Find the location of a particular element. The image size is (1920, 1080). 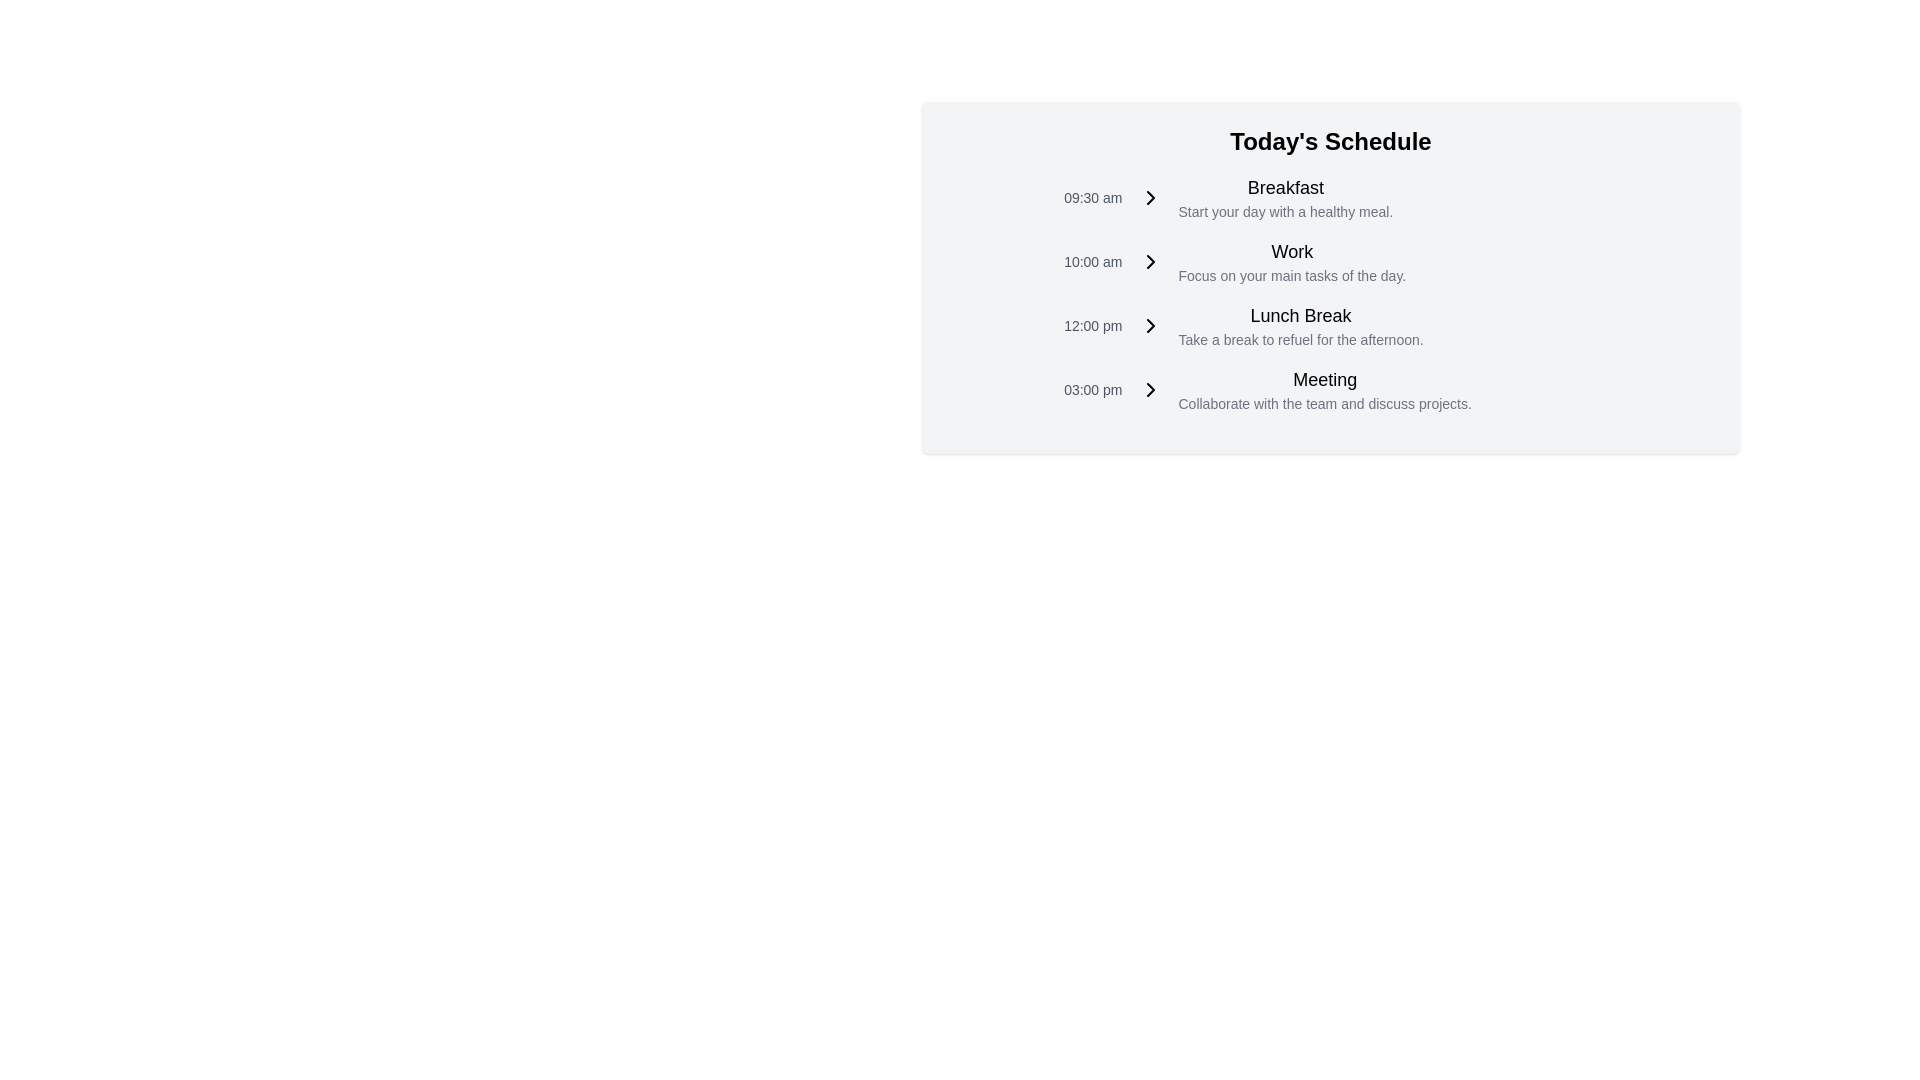

the chevron icon indicating navigation or expansion functionality related to the '03:00 pm Meeting' schedule item is located at coordinates (1150, 389).